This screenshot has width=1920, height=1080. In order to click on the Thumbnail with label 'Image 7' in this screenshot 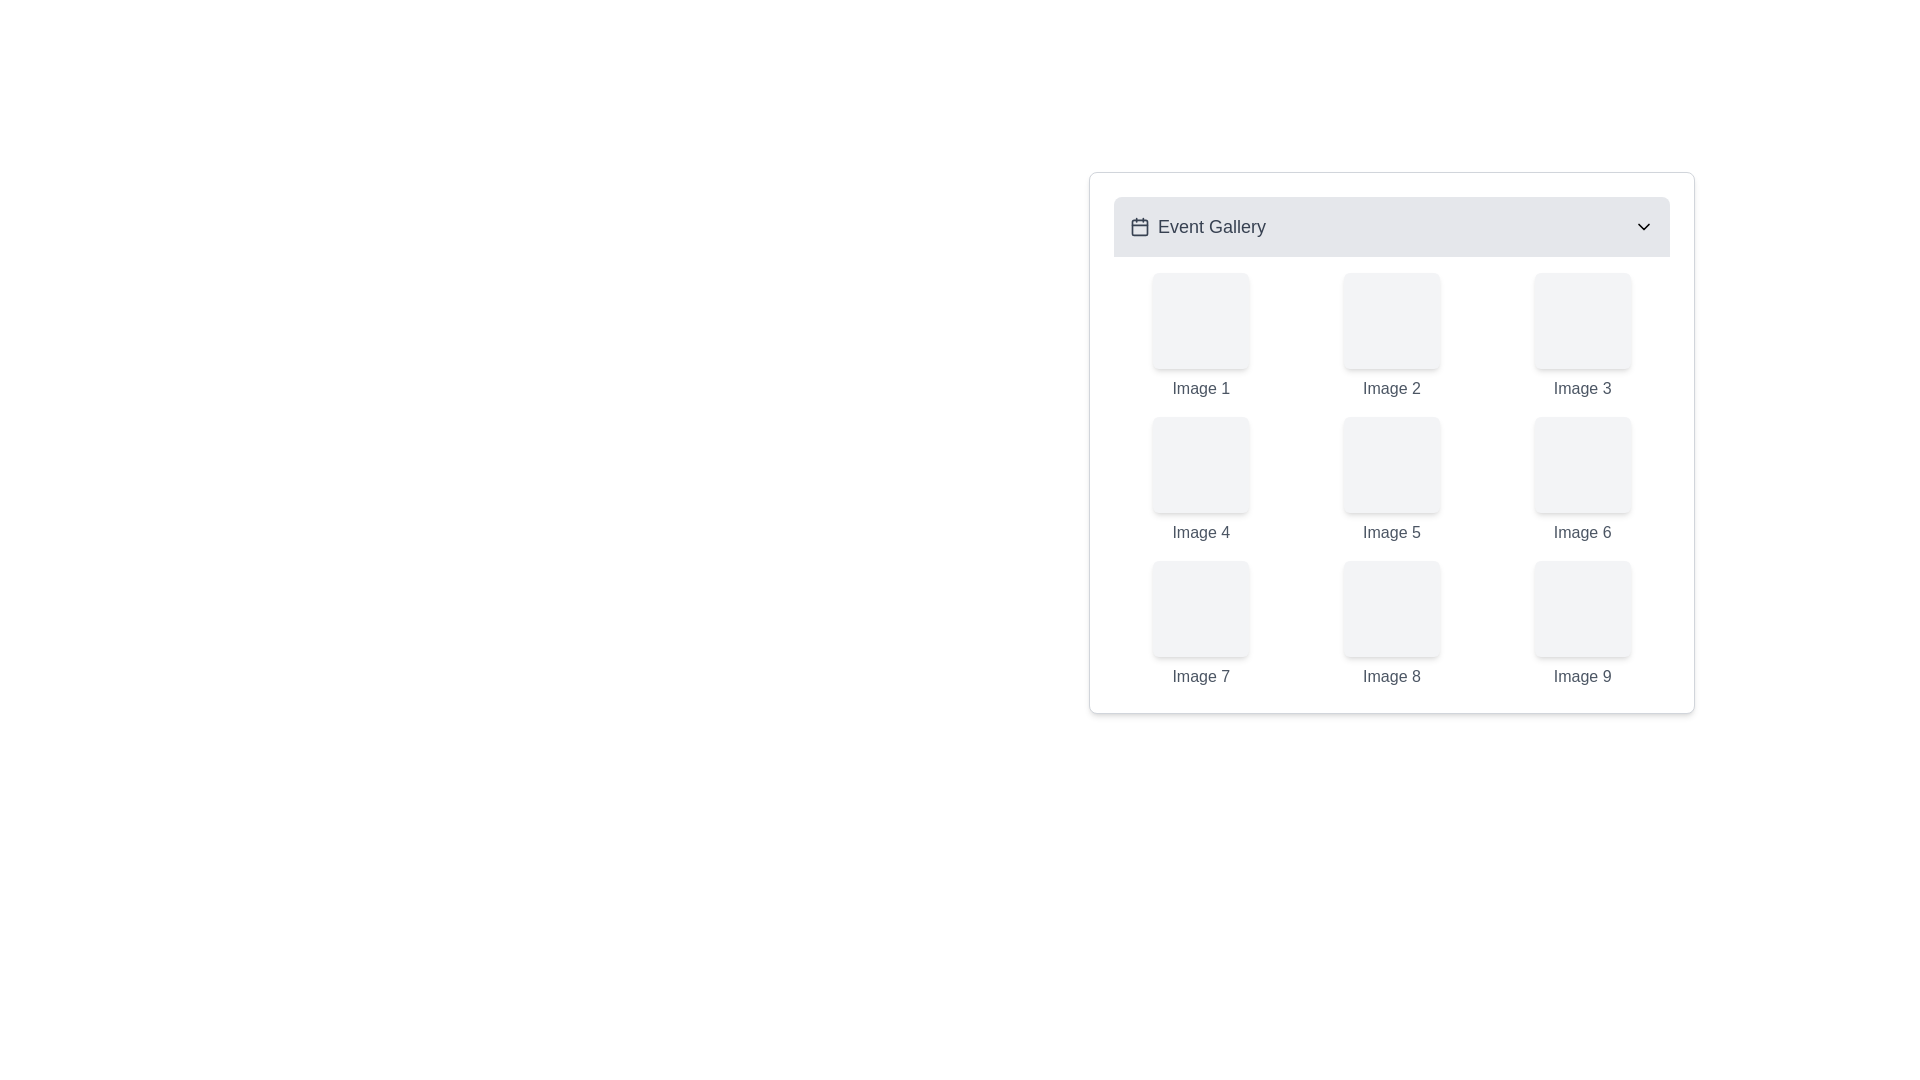, I will do `click(1200, 623)`.